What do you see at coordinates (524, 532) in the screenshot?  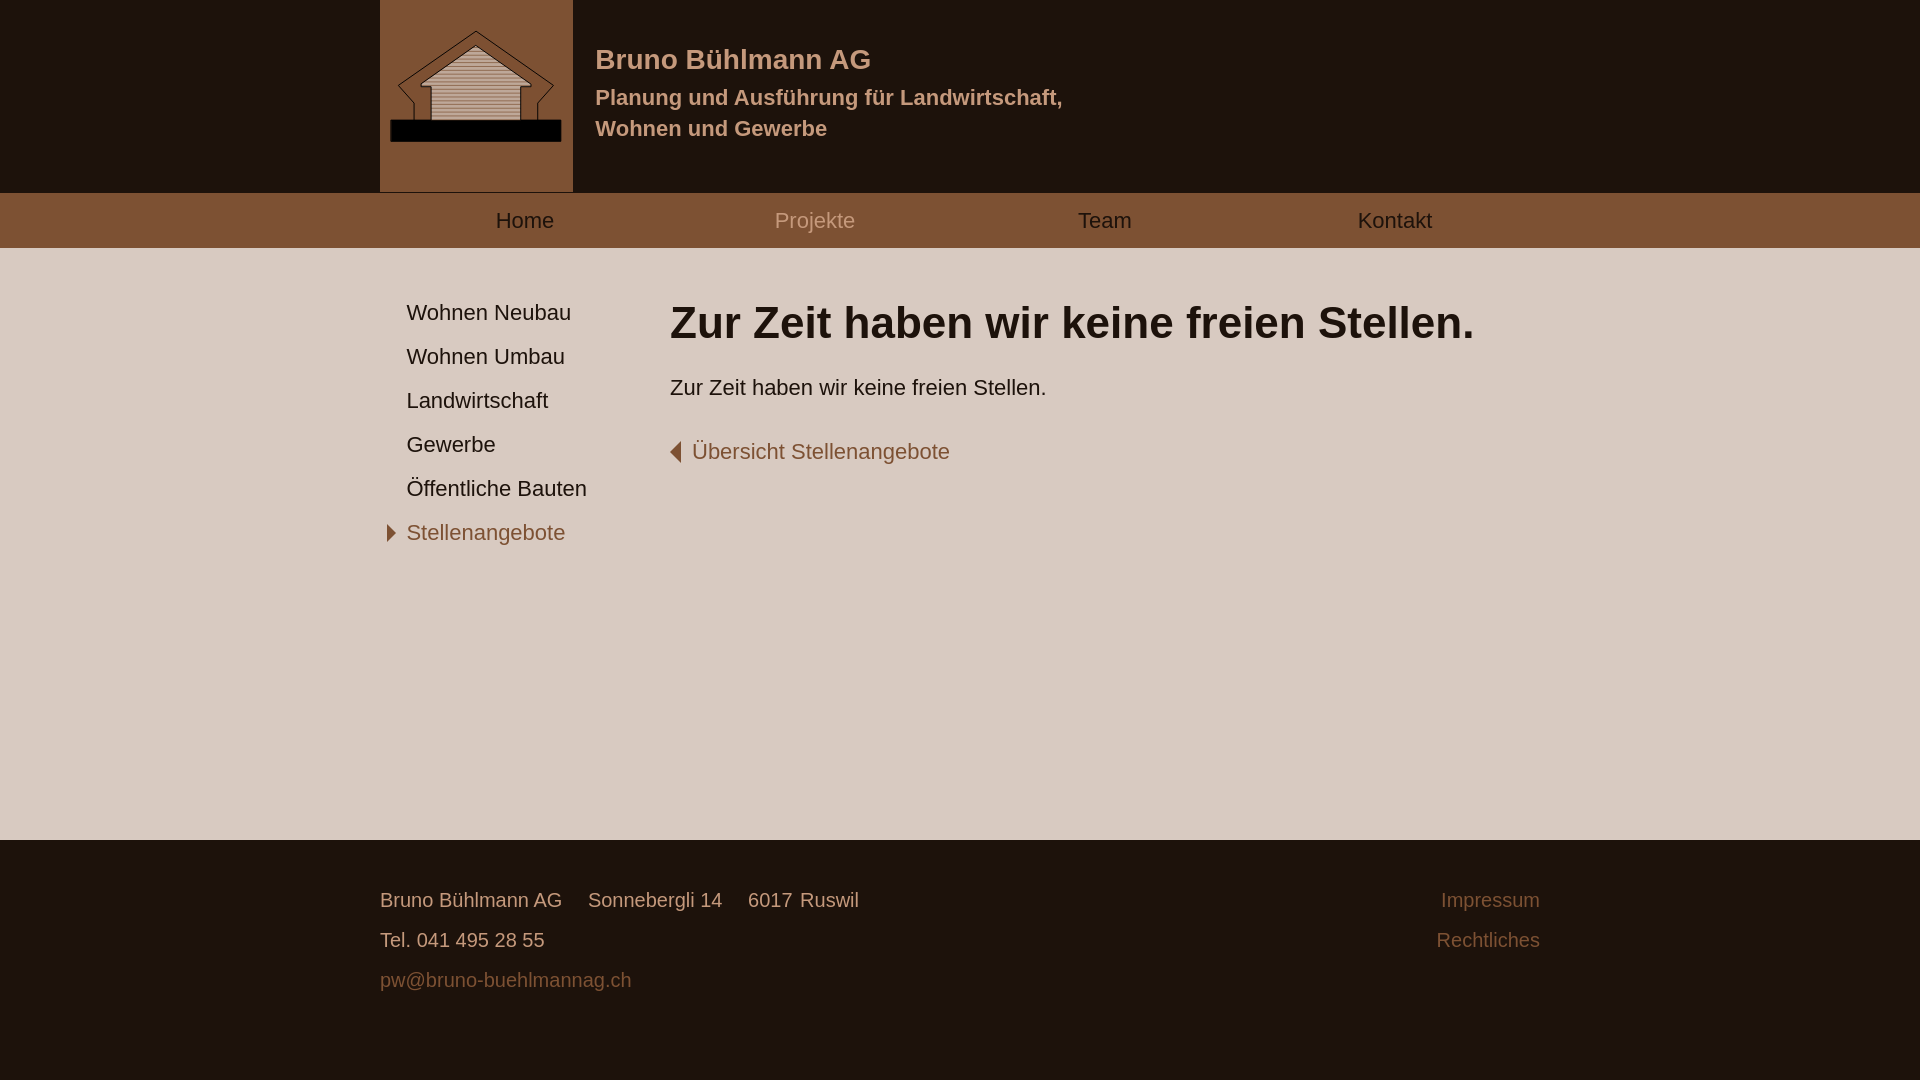 I see `'Stellenangebote'` at bounding box center [524, 532].